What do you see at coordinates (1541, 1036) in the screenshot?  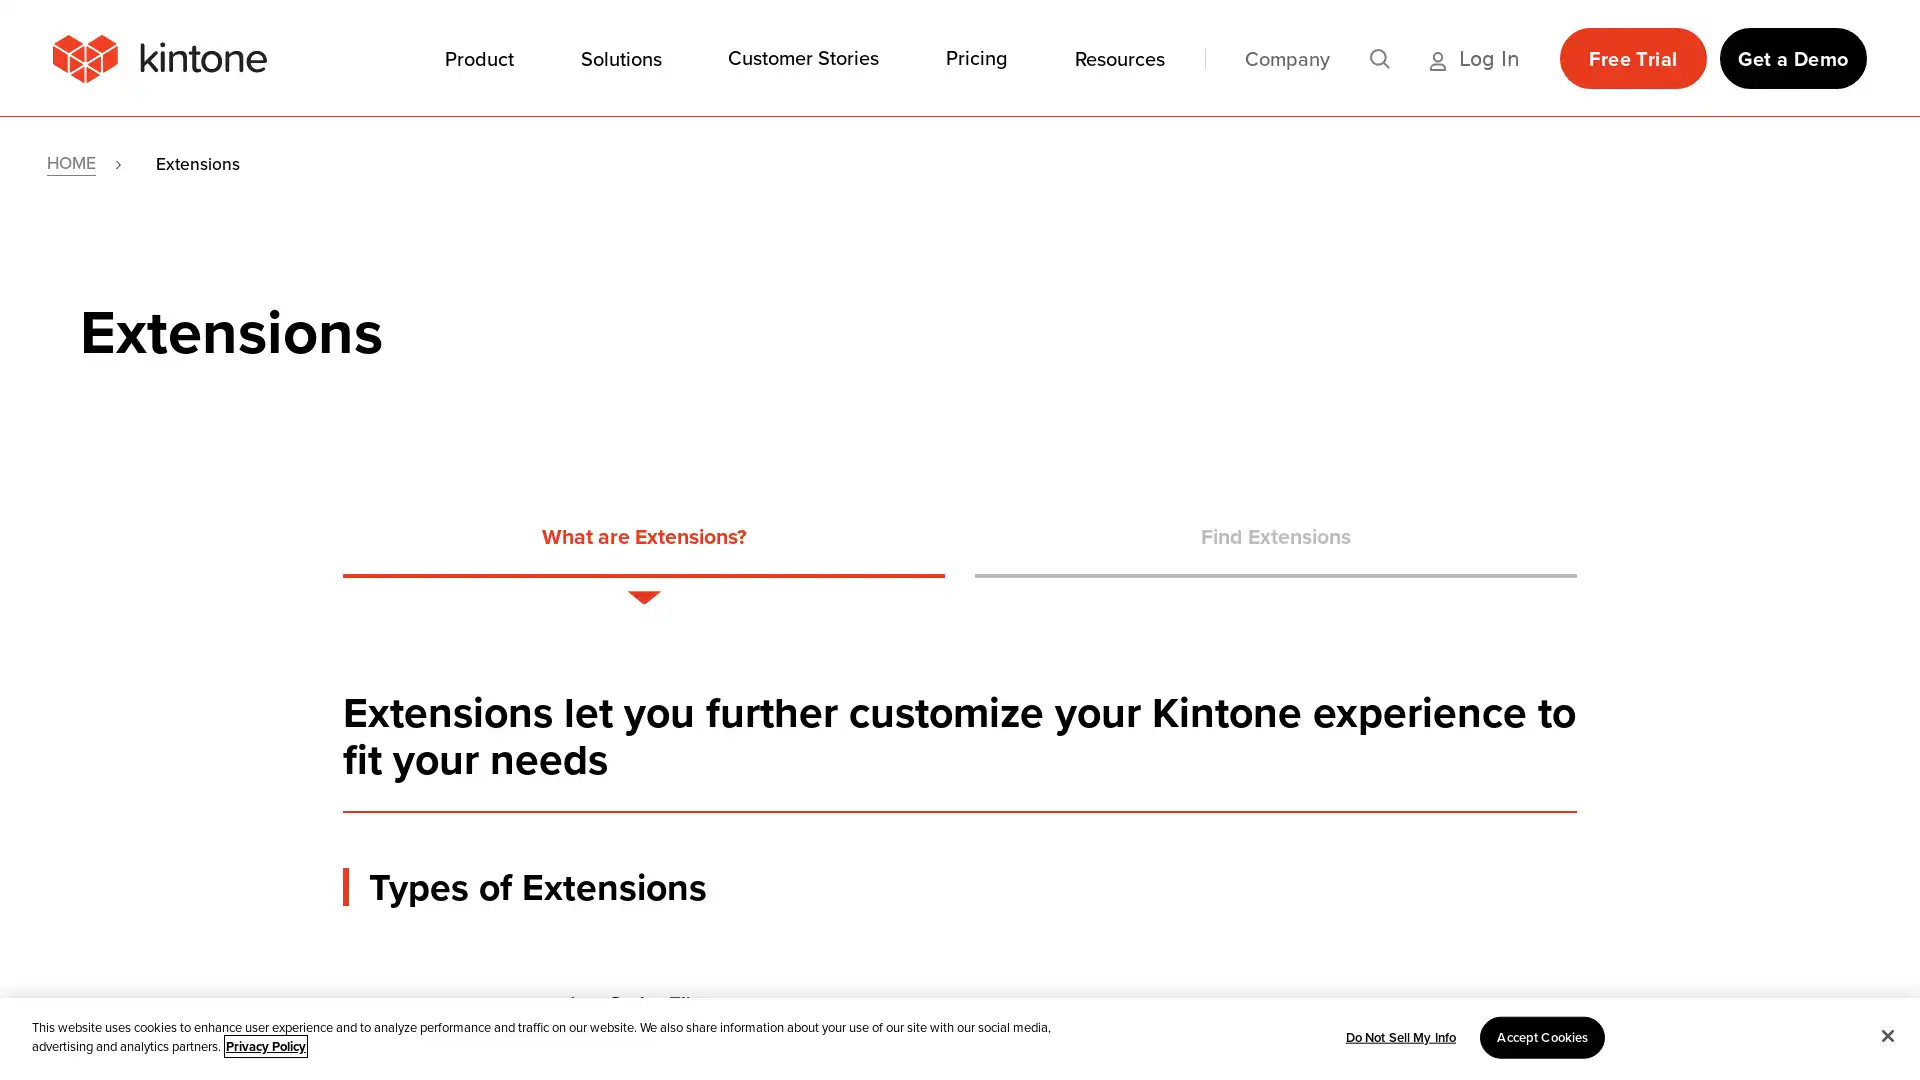 I see `Accept Cookies` at bounding box center [1541, 1036].